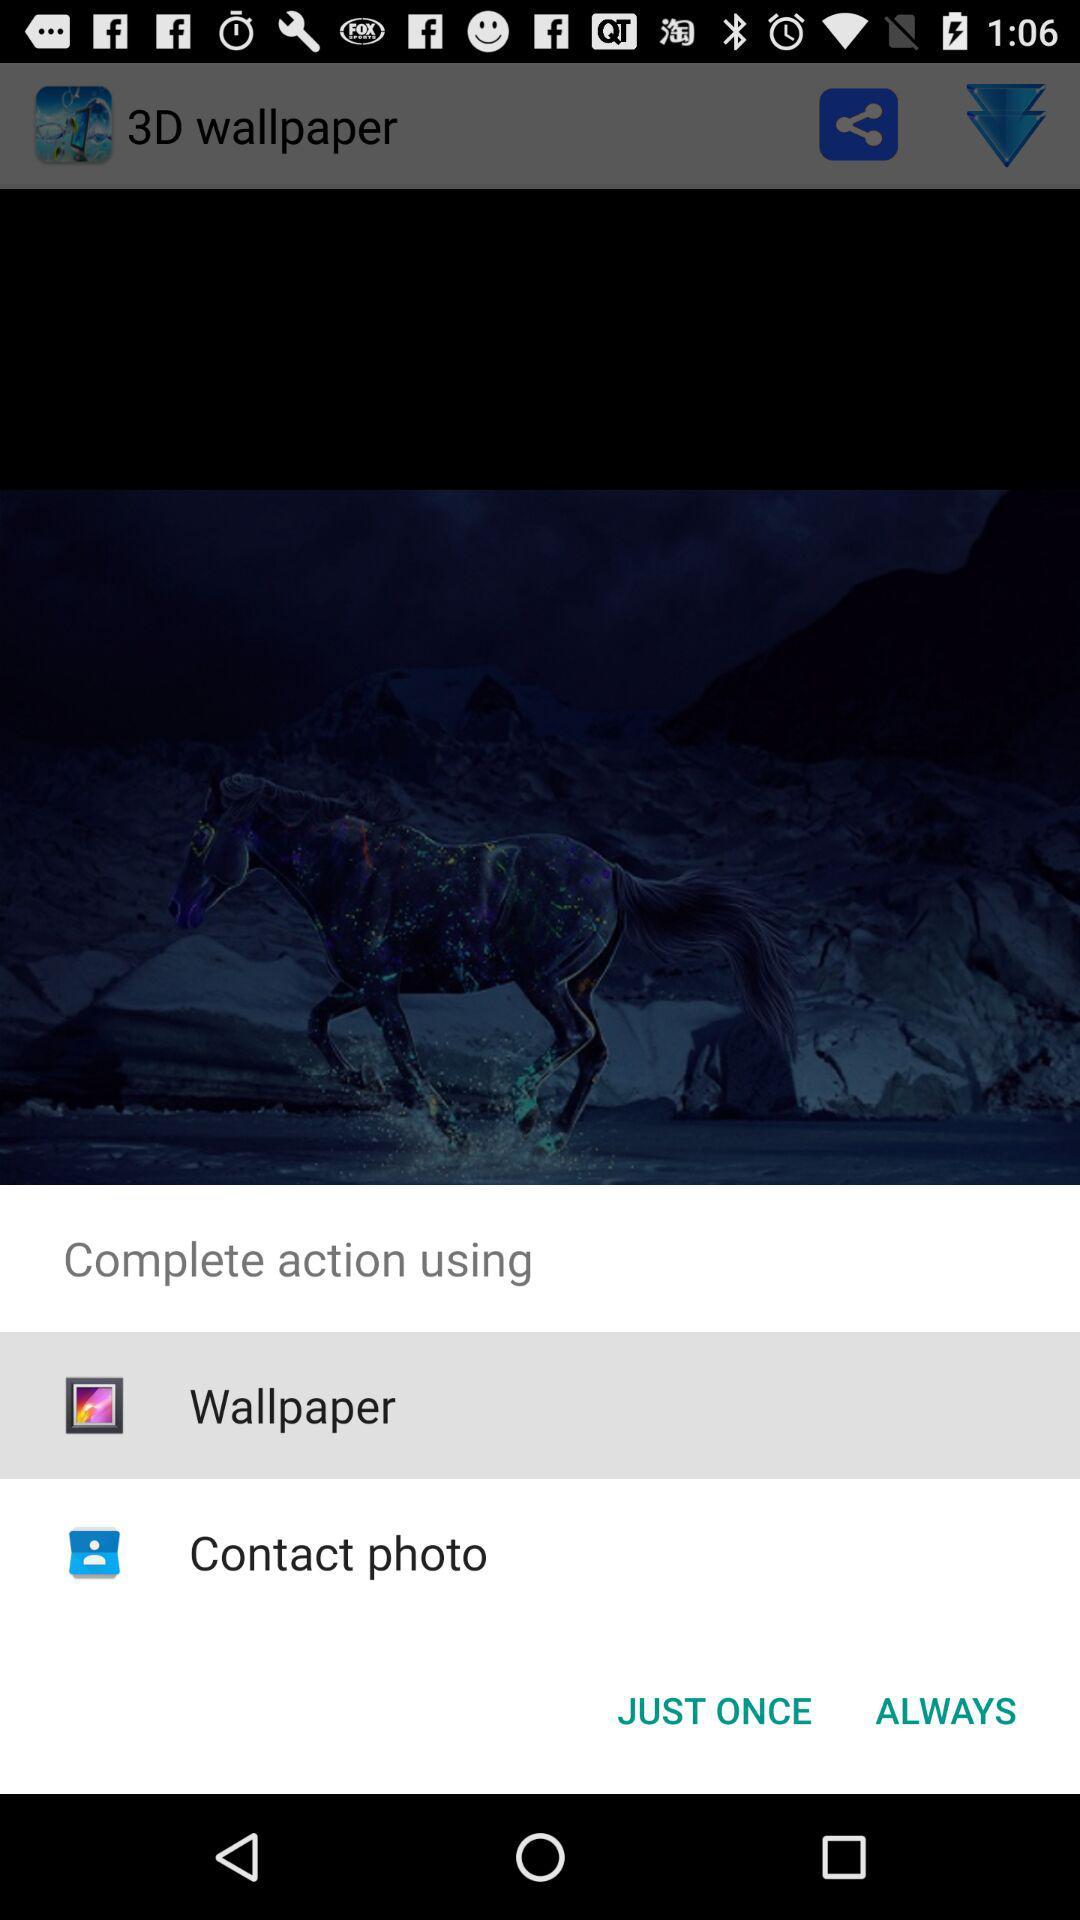 The width and height of the screenshot is (1080, 1920). I want to click on the app below complete action using, so click(713, 1708).